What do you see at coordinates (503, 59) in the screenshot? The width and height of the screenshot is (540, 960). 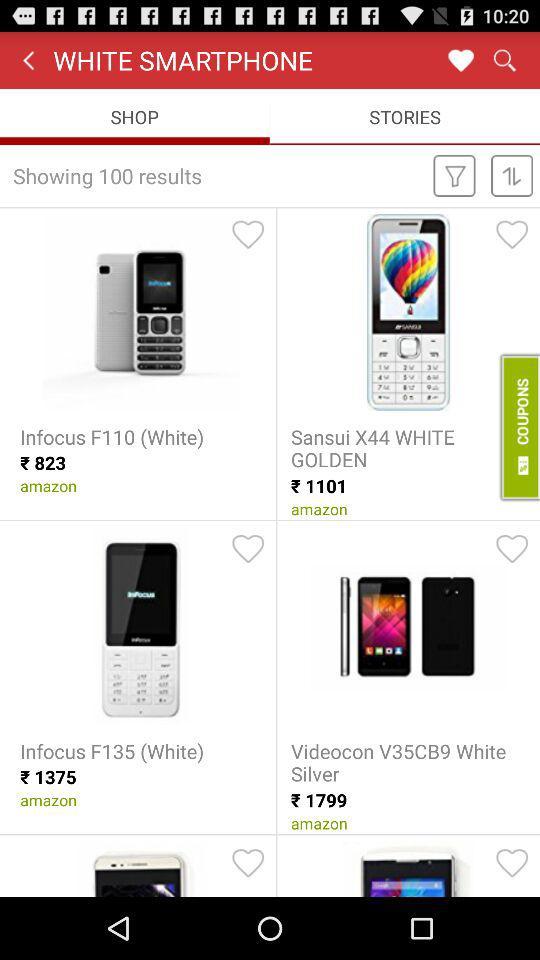 I see `search` at bounding box center [503, 59].